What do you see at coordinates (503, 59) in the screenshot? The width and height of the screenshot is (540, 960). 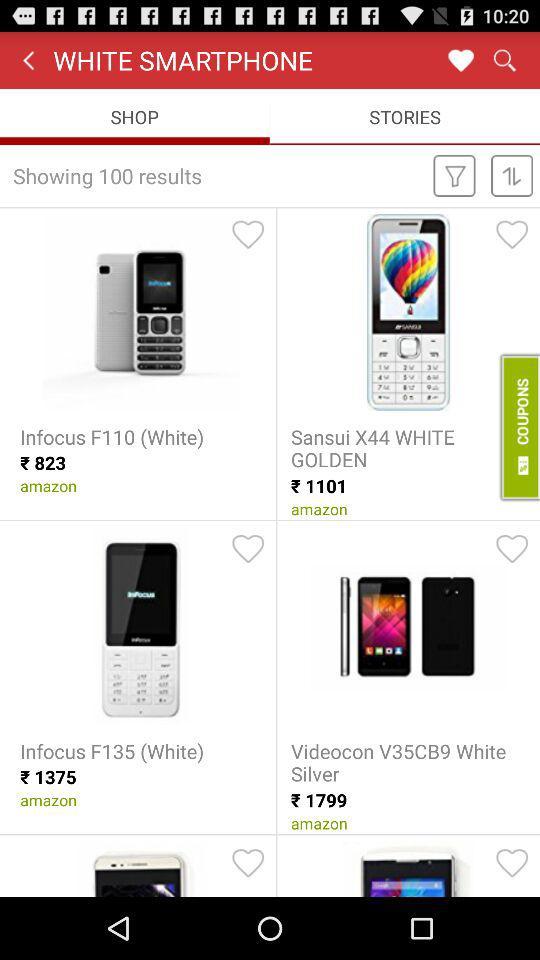 I see `search` at bounding box center [503, 59].